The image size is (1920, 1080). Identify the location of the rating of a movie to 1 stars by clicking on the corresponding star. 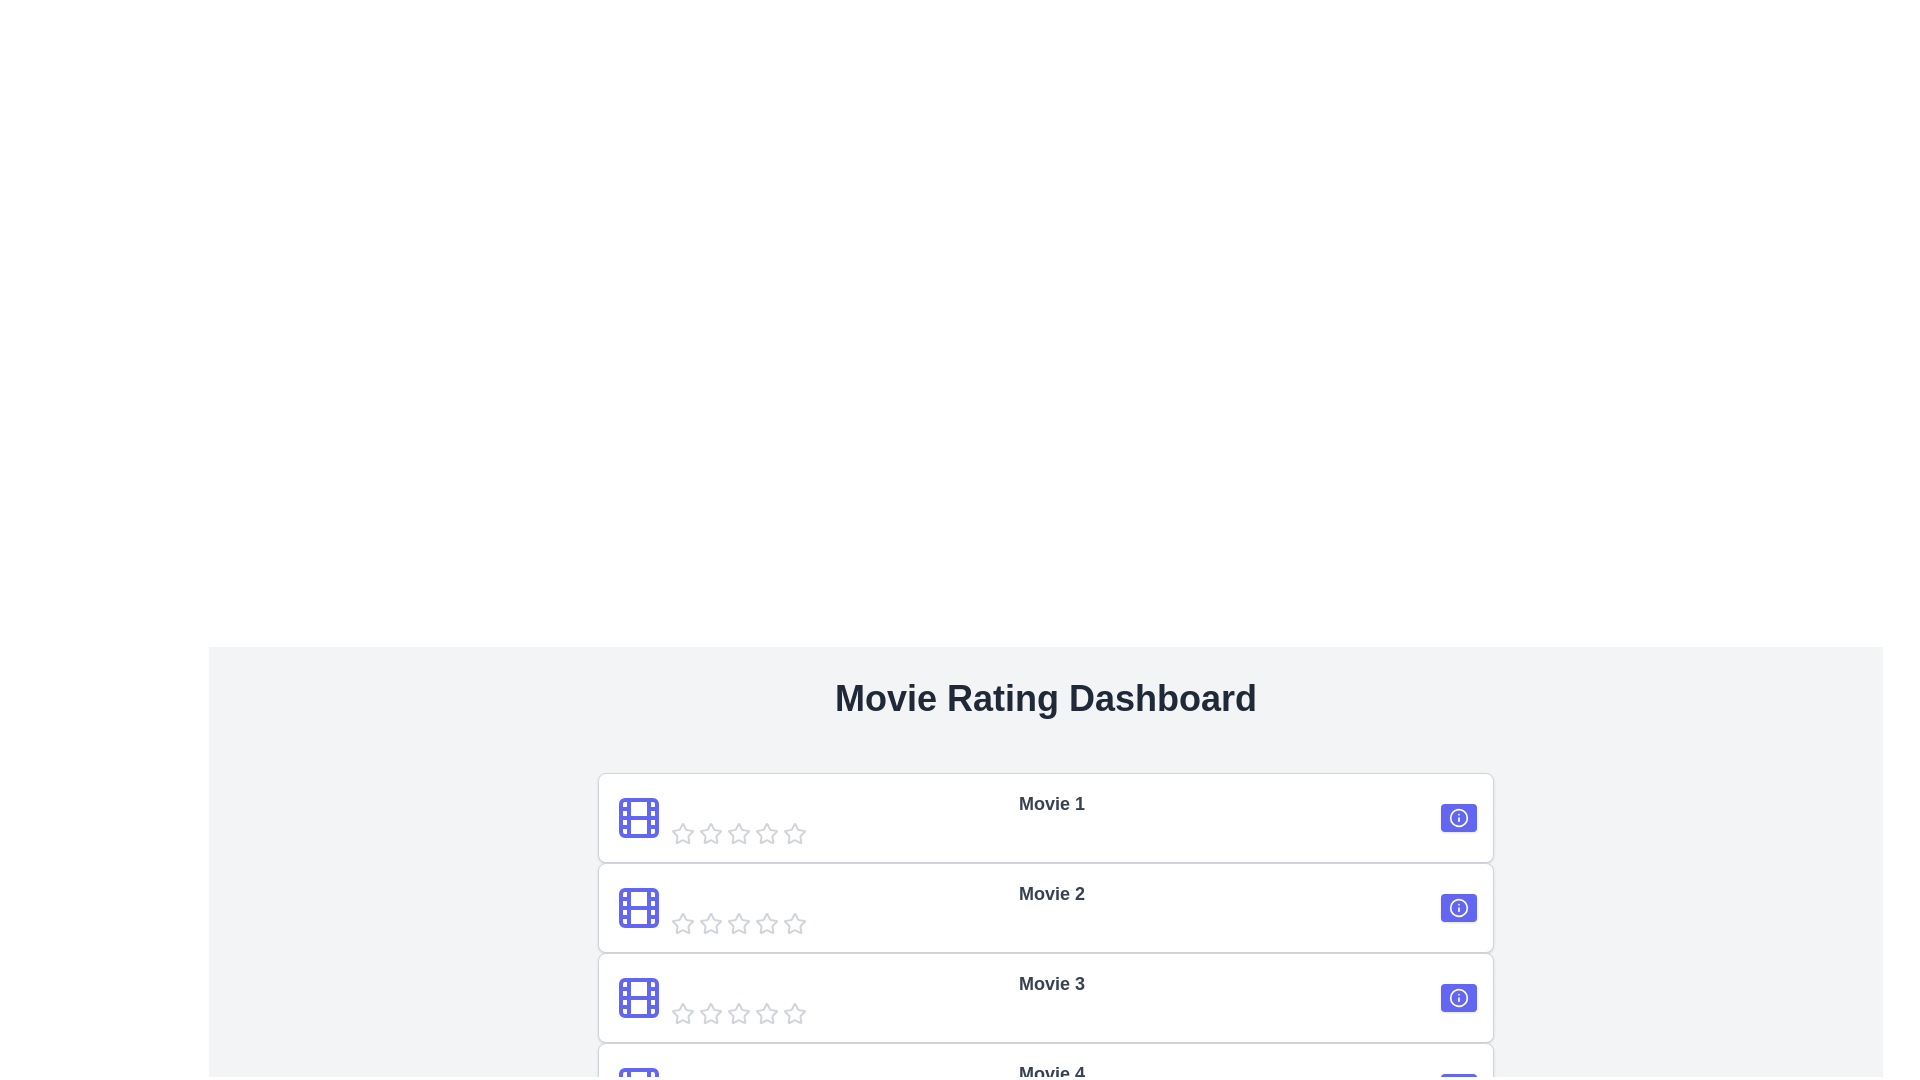
(682, 833).